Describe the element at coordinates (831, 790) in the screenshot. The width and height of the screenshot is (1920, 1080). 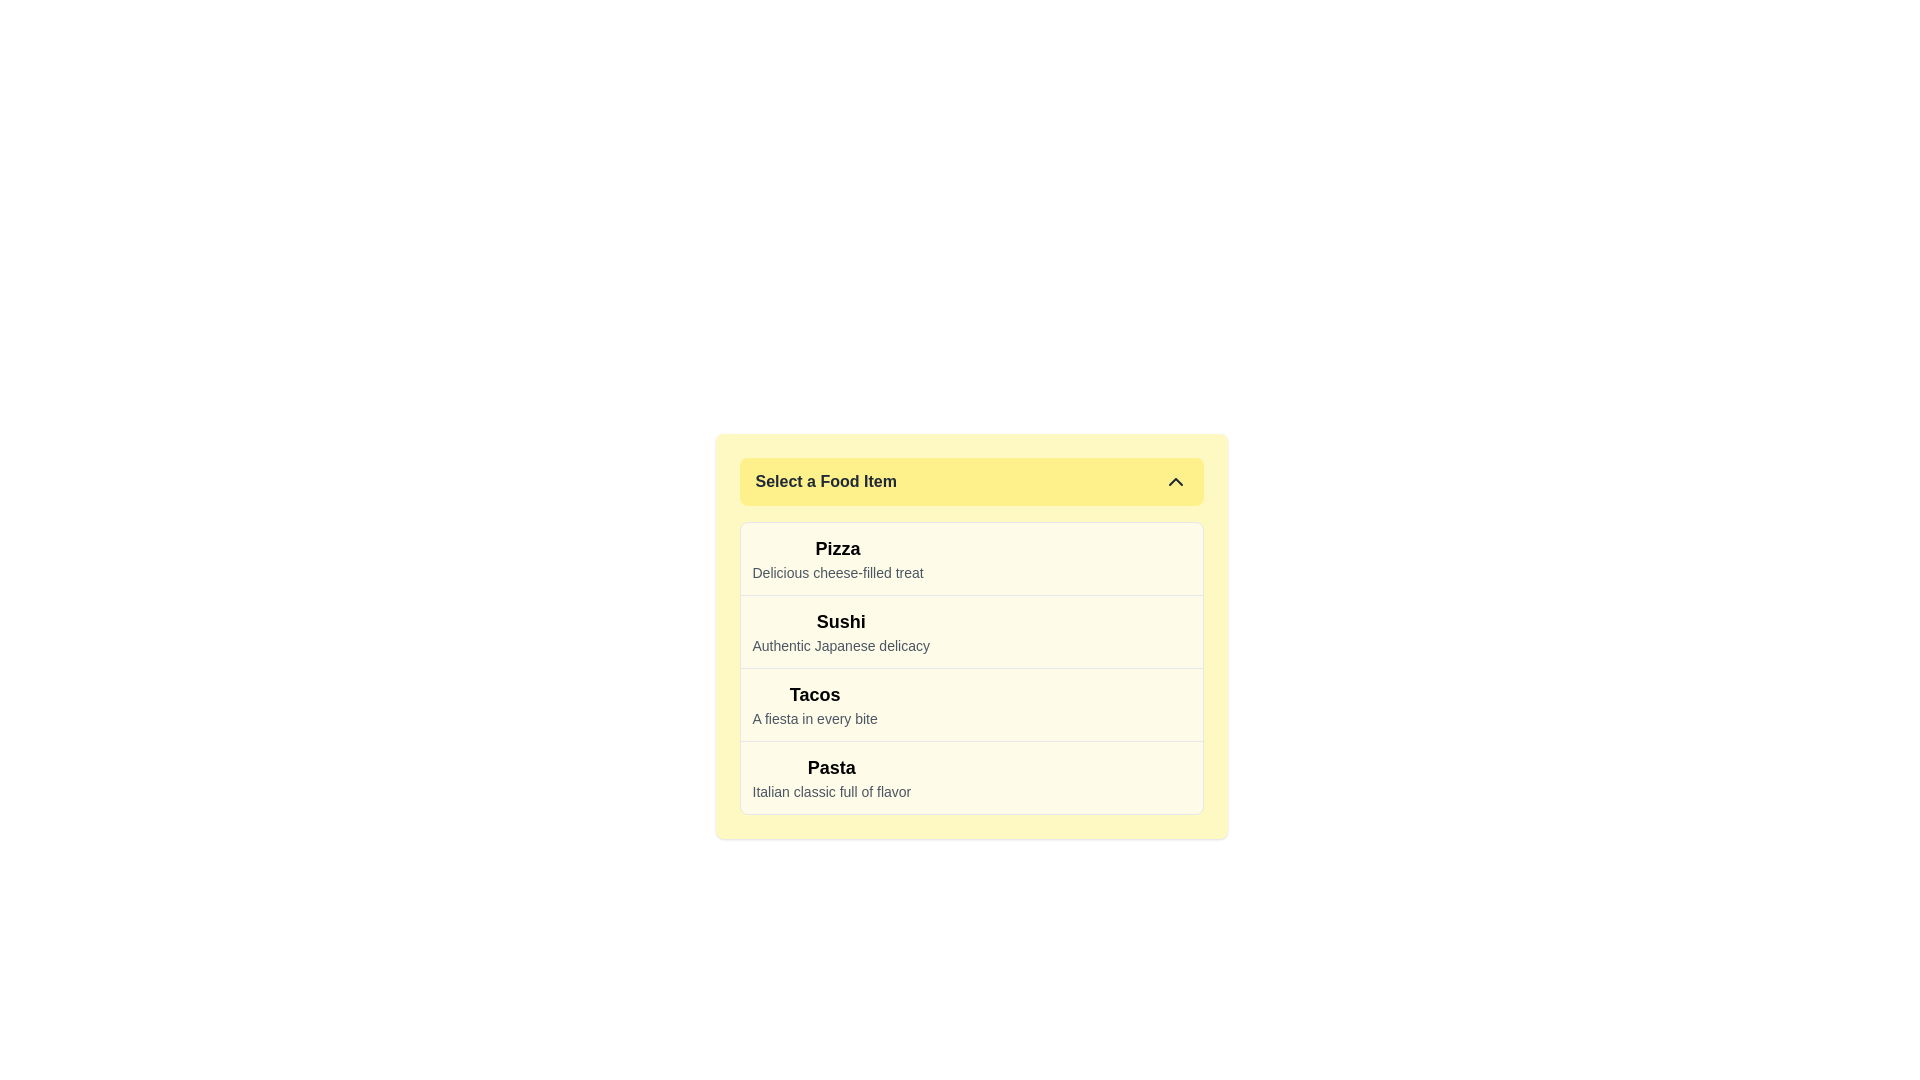
I see `the text label displaying 'Italian classic full of flavor', which is styled in smaller, gray-colored text and positioned below the 'Pasta' heading in the food options list` at that location.